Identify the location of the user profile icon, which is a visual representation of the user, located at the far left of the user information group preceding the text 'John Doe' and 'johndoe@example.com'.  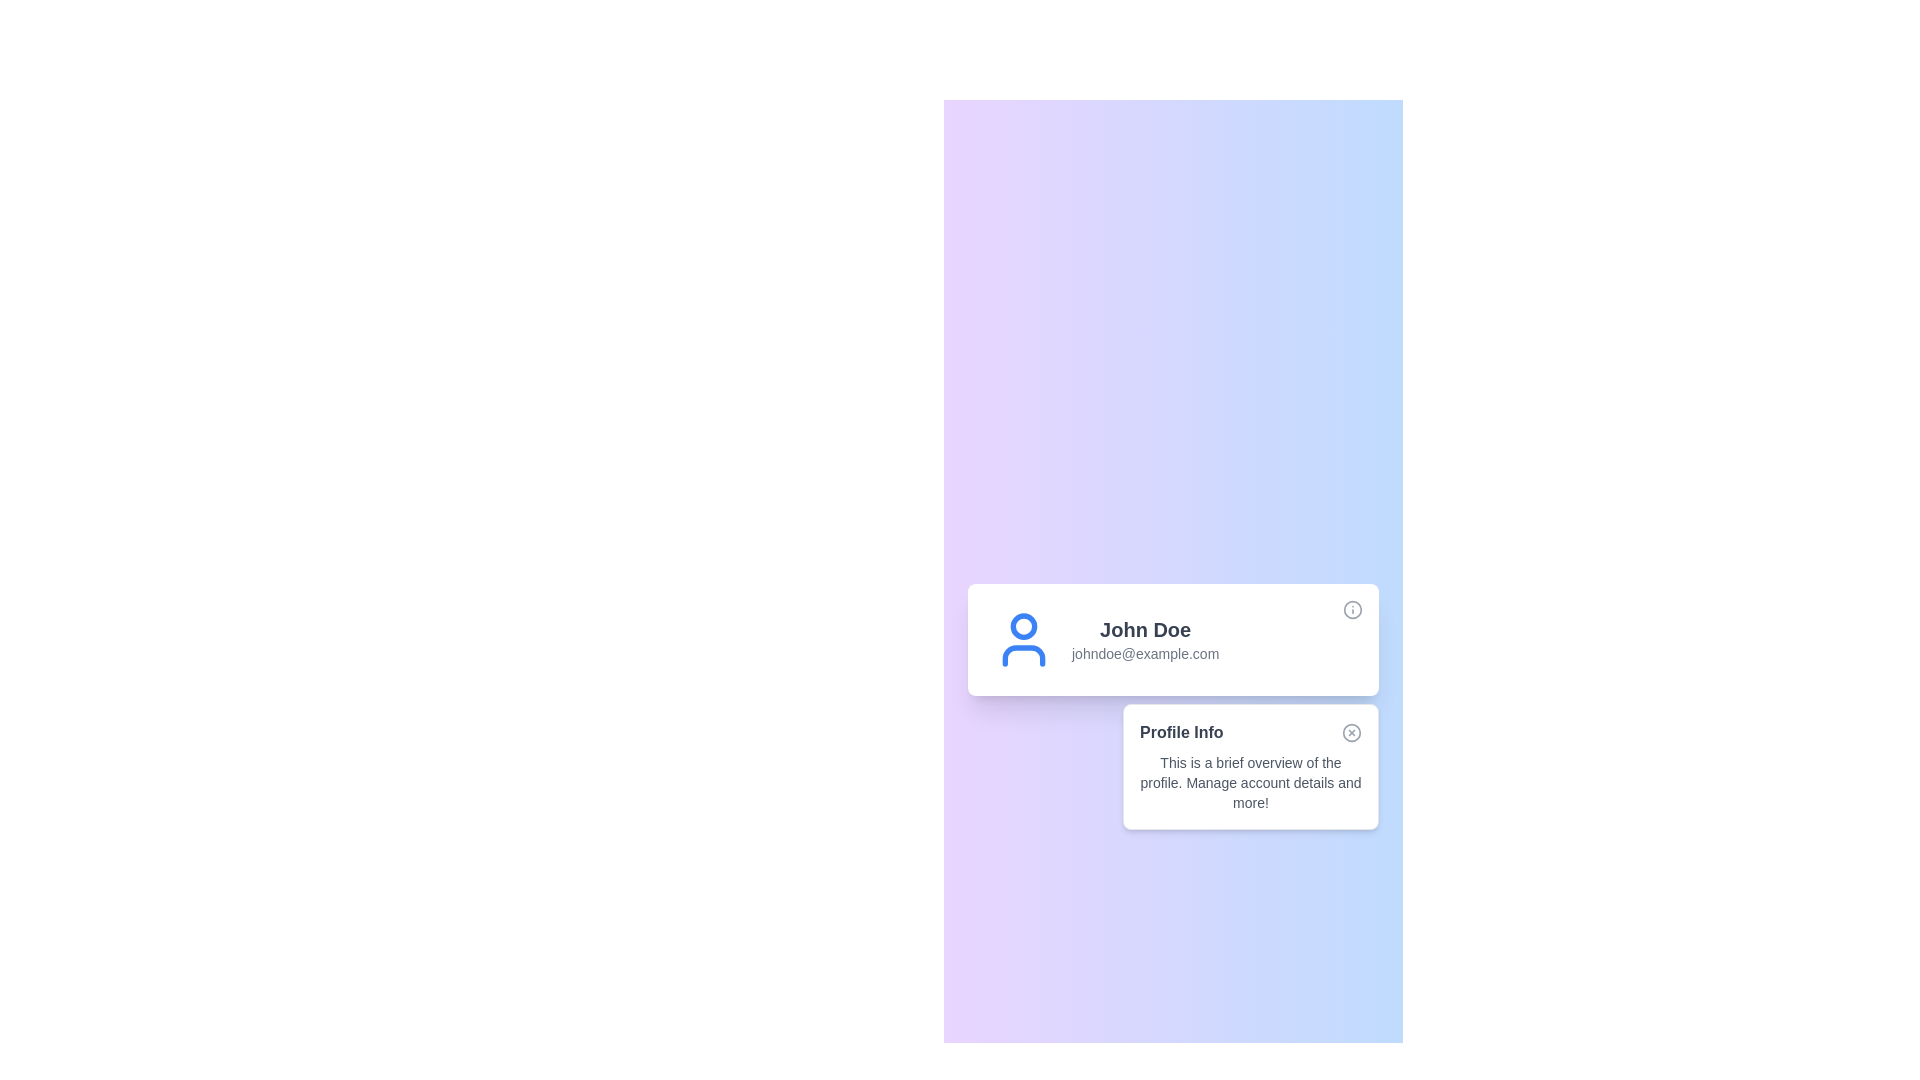
(1023, 640).